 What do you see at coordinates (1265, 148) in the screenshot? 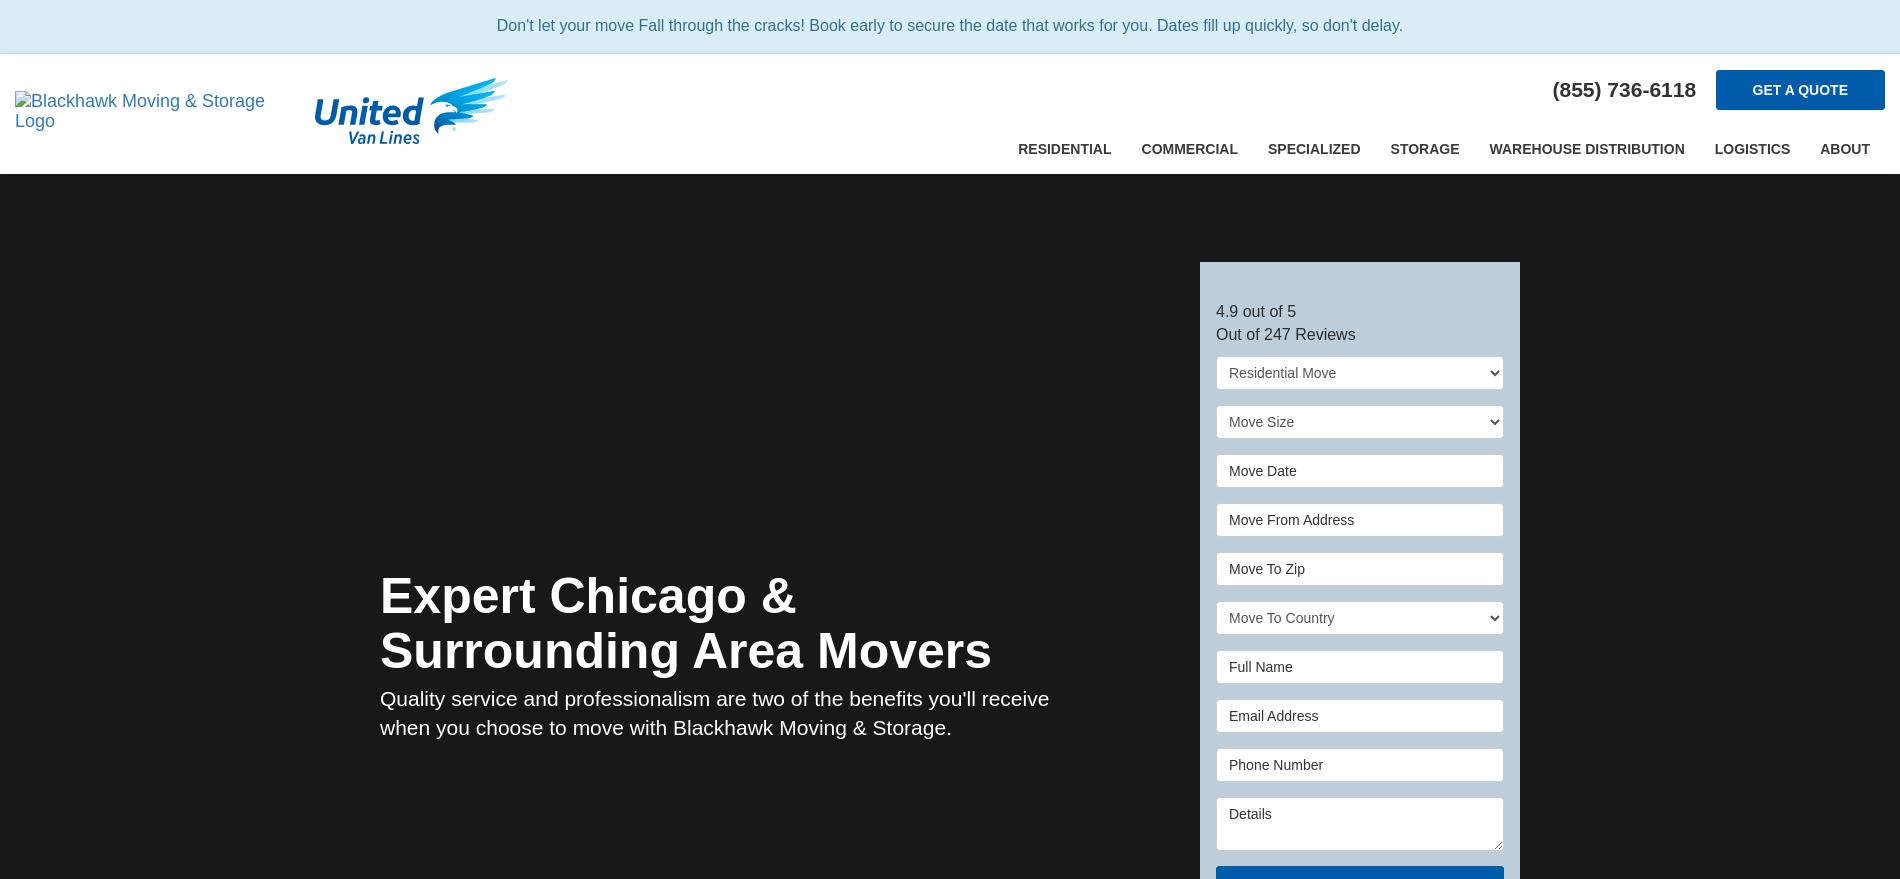
I see `'Specialized'` at bounding box center [1265, 148].